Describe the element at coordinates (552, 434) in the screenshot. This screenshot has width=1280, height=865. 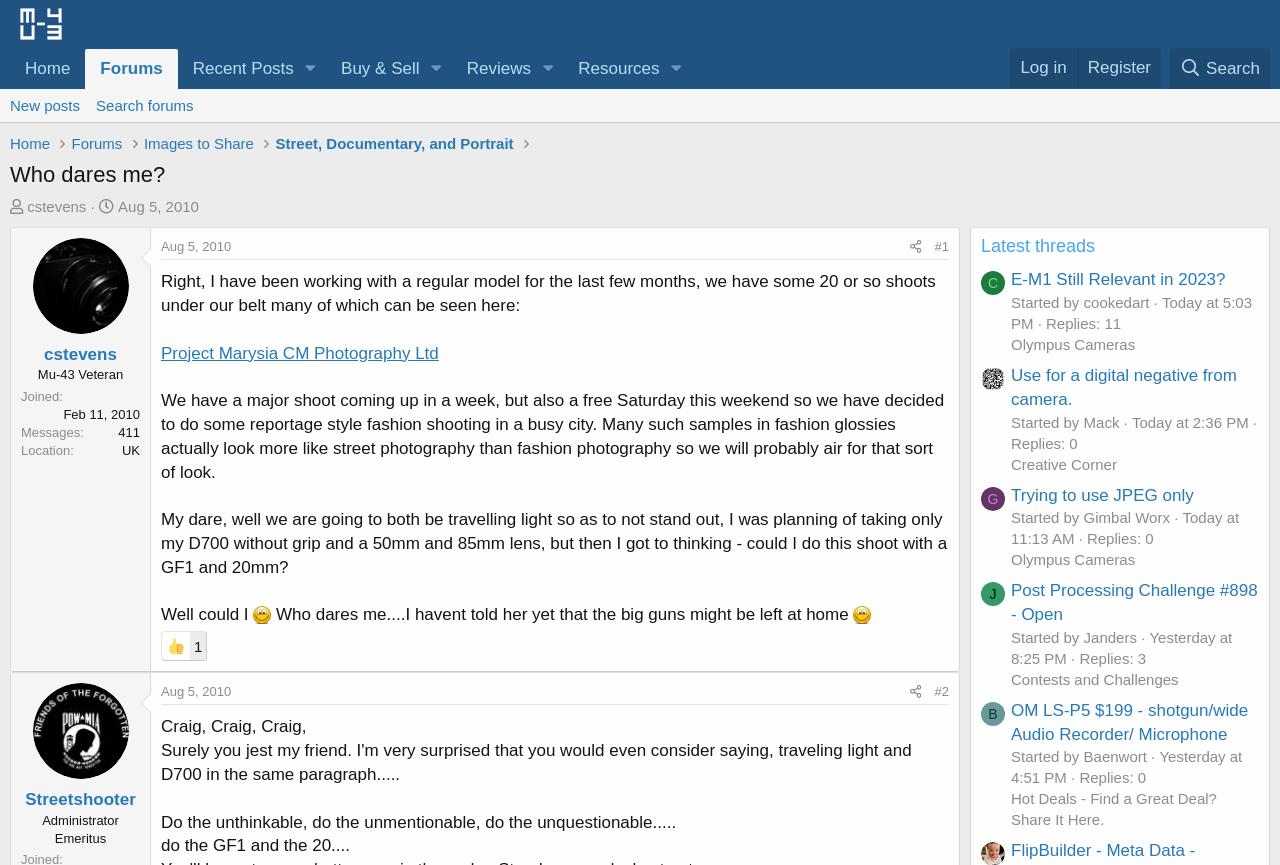
I see `'We have a major shoot coming up in a week, but also a free Saturday this weekend so we have decided to do some reportage style fashion shooting in a busy city.  Many such samples in fashion glossies actually look more like street photography than fashion photography so we will probably air for that sort of look.'` at that location.